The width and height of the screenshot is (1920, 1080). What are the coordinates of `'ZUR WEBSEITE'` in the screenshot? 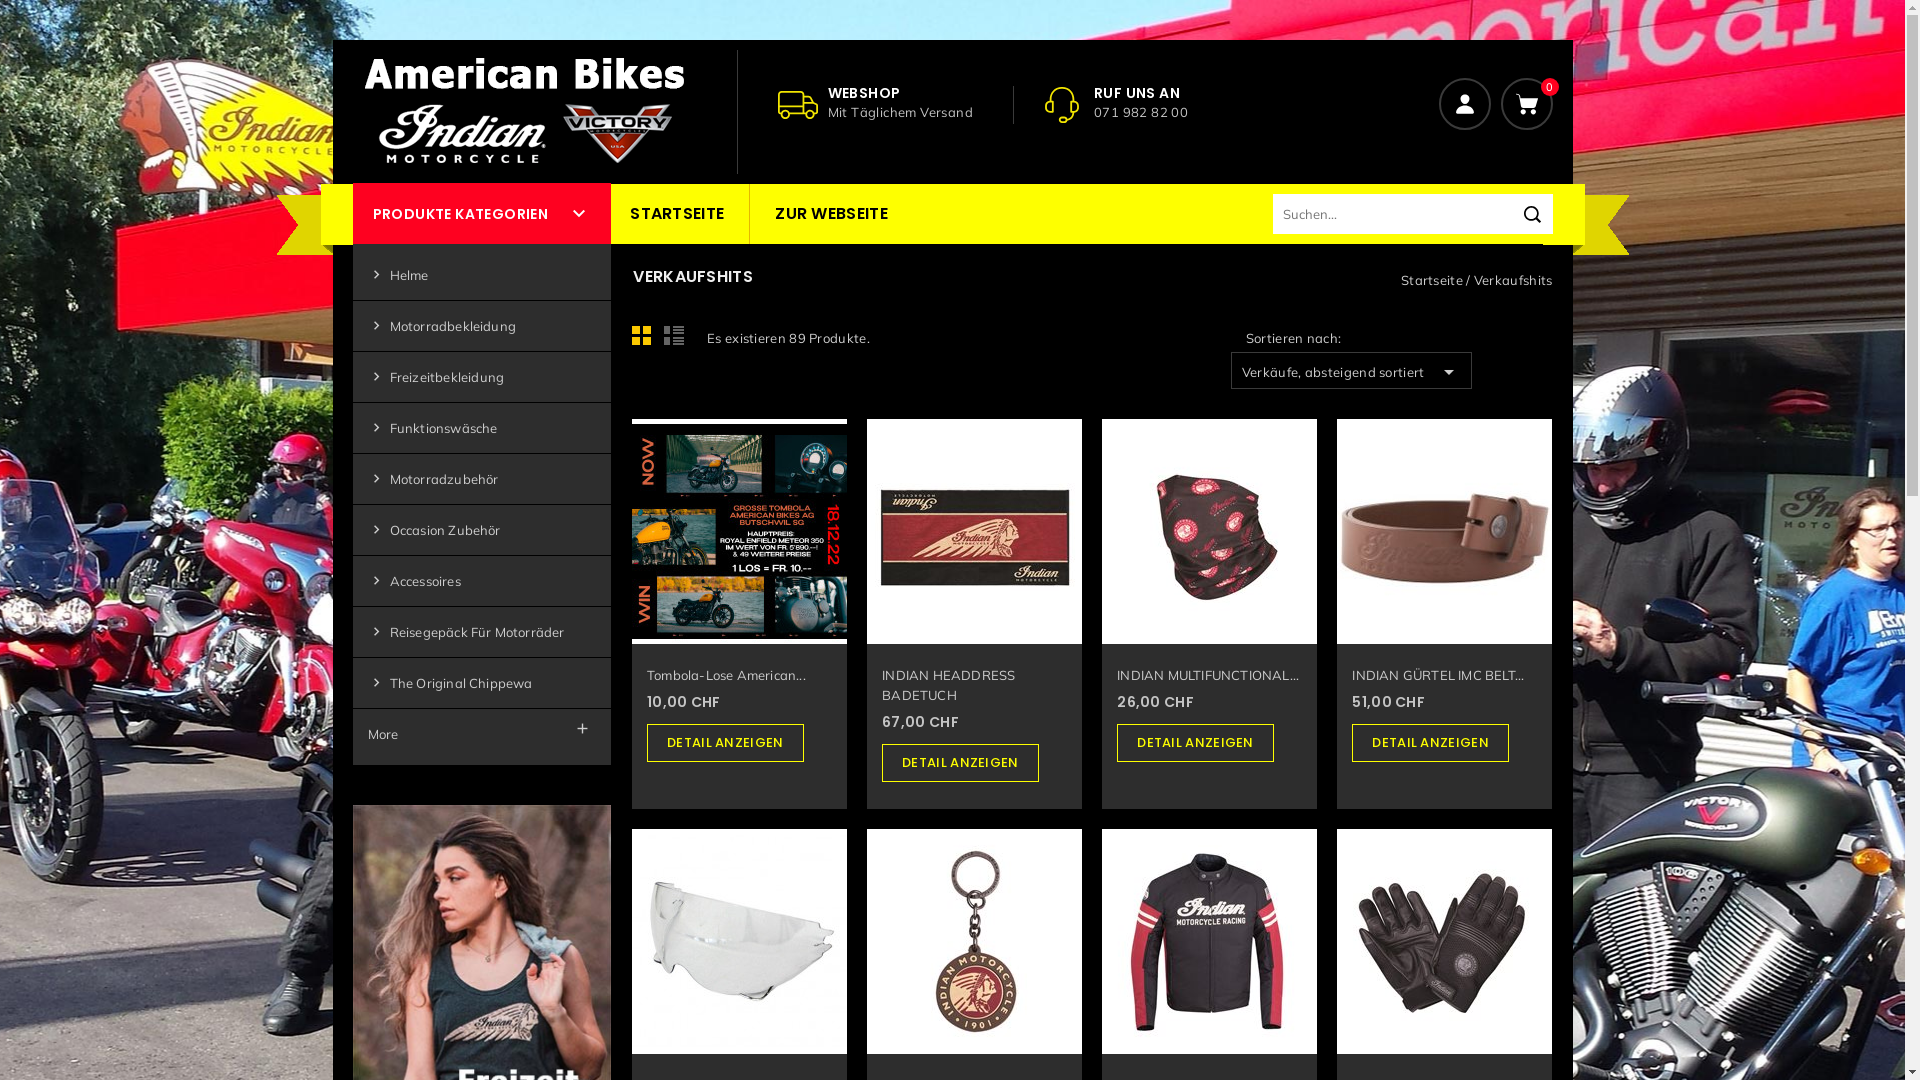 It's located at (831, 213).